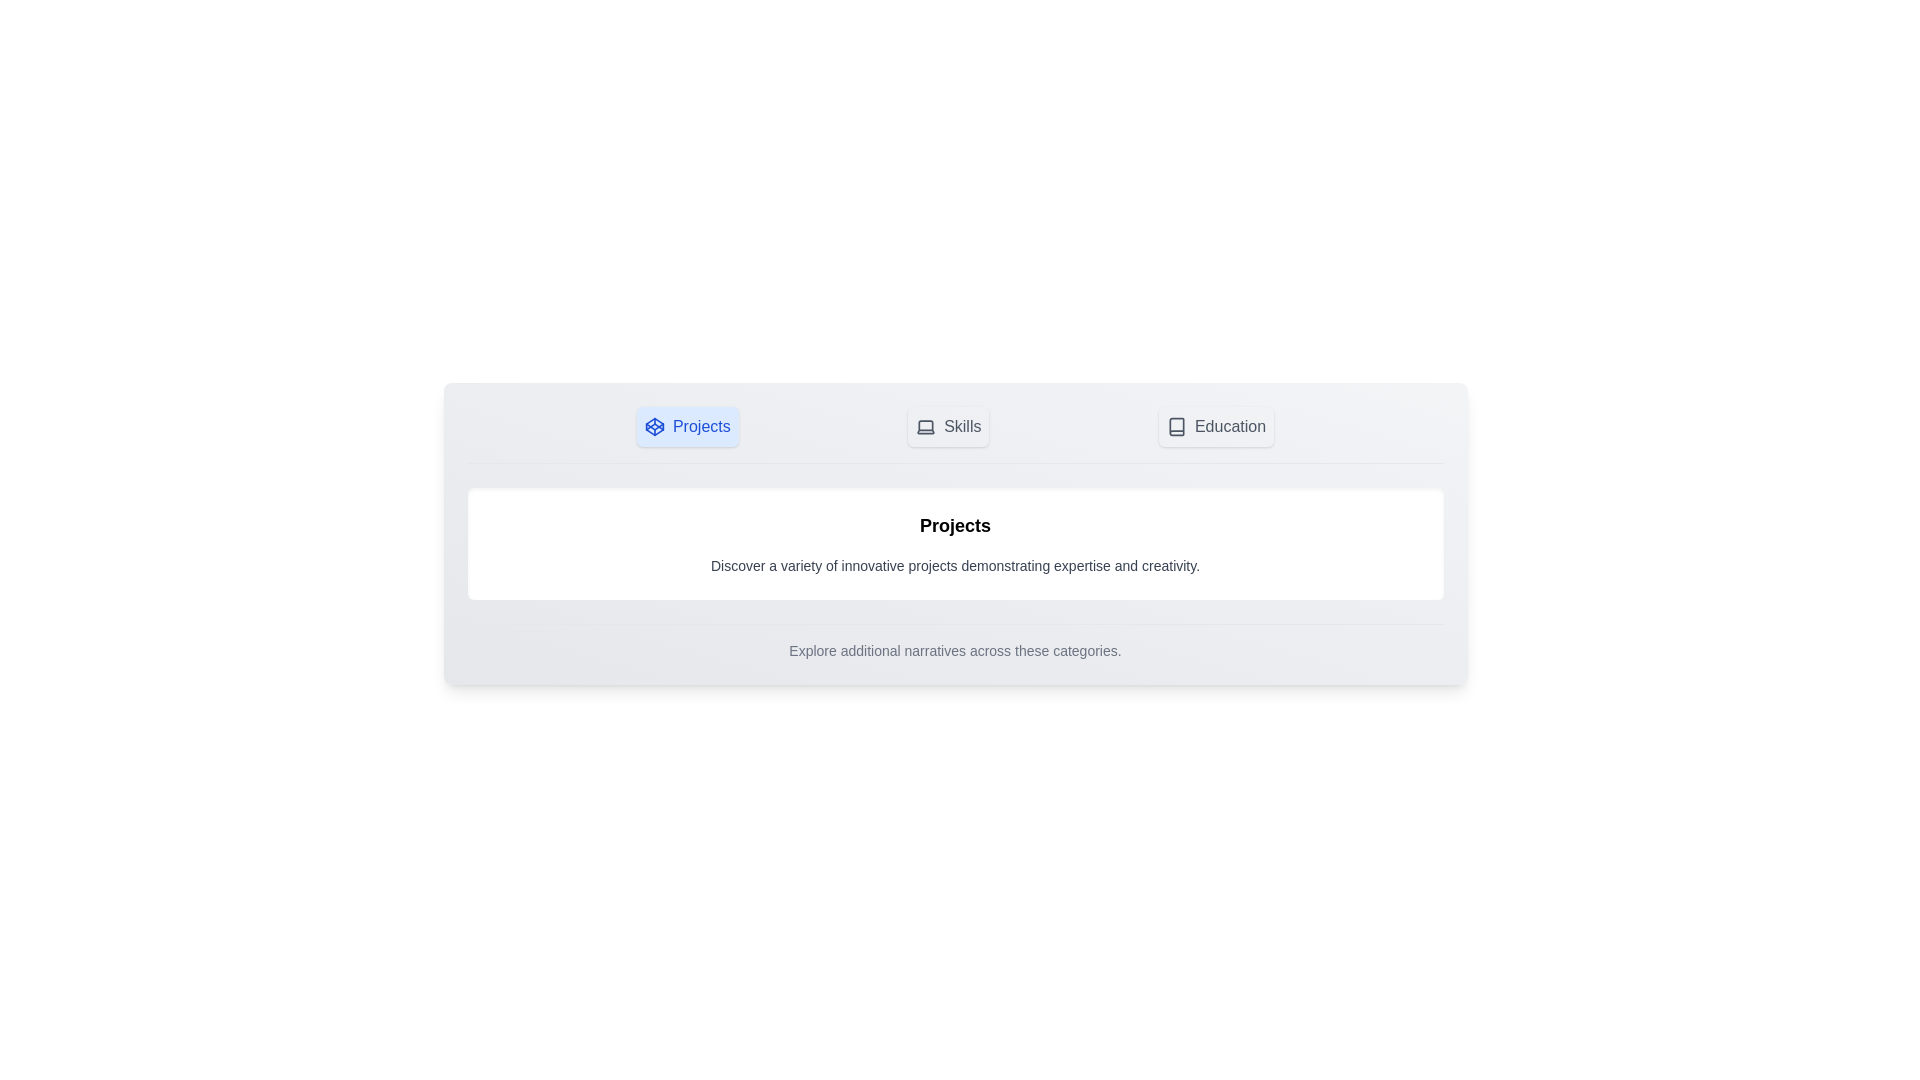  Describe the element at coordinates (954, 524) in the screenshot. I see `the 'Projects' Text Label` at that location.